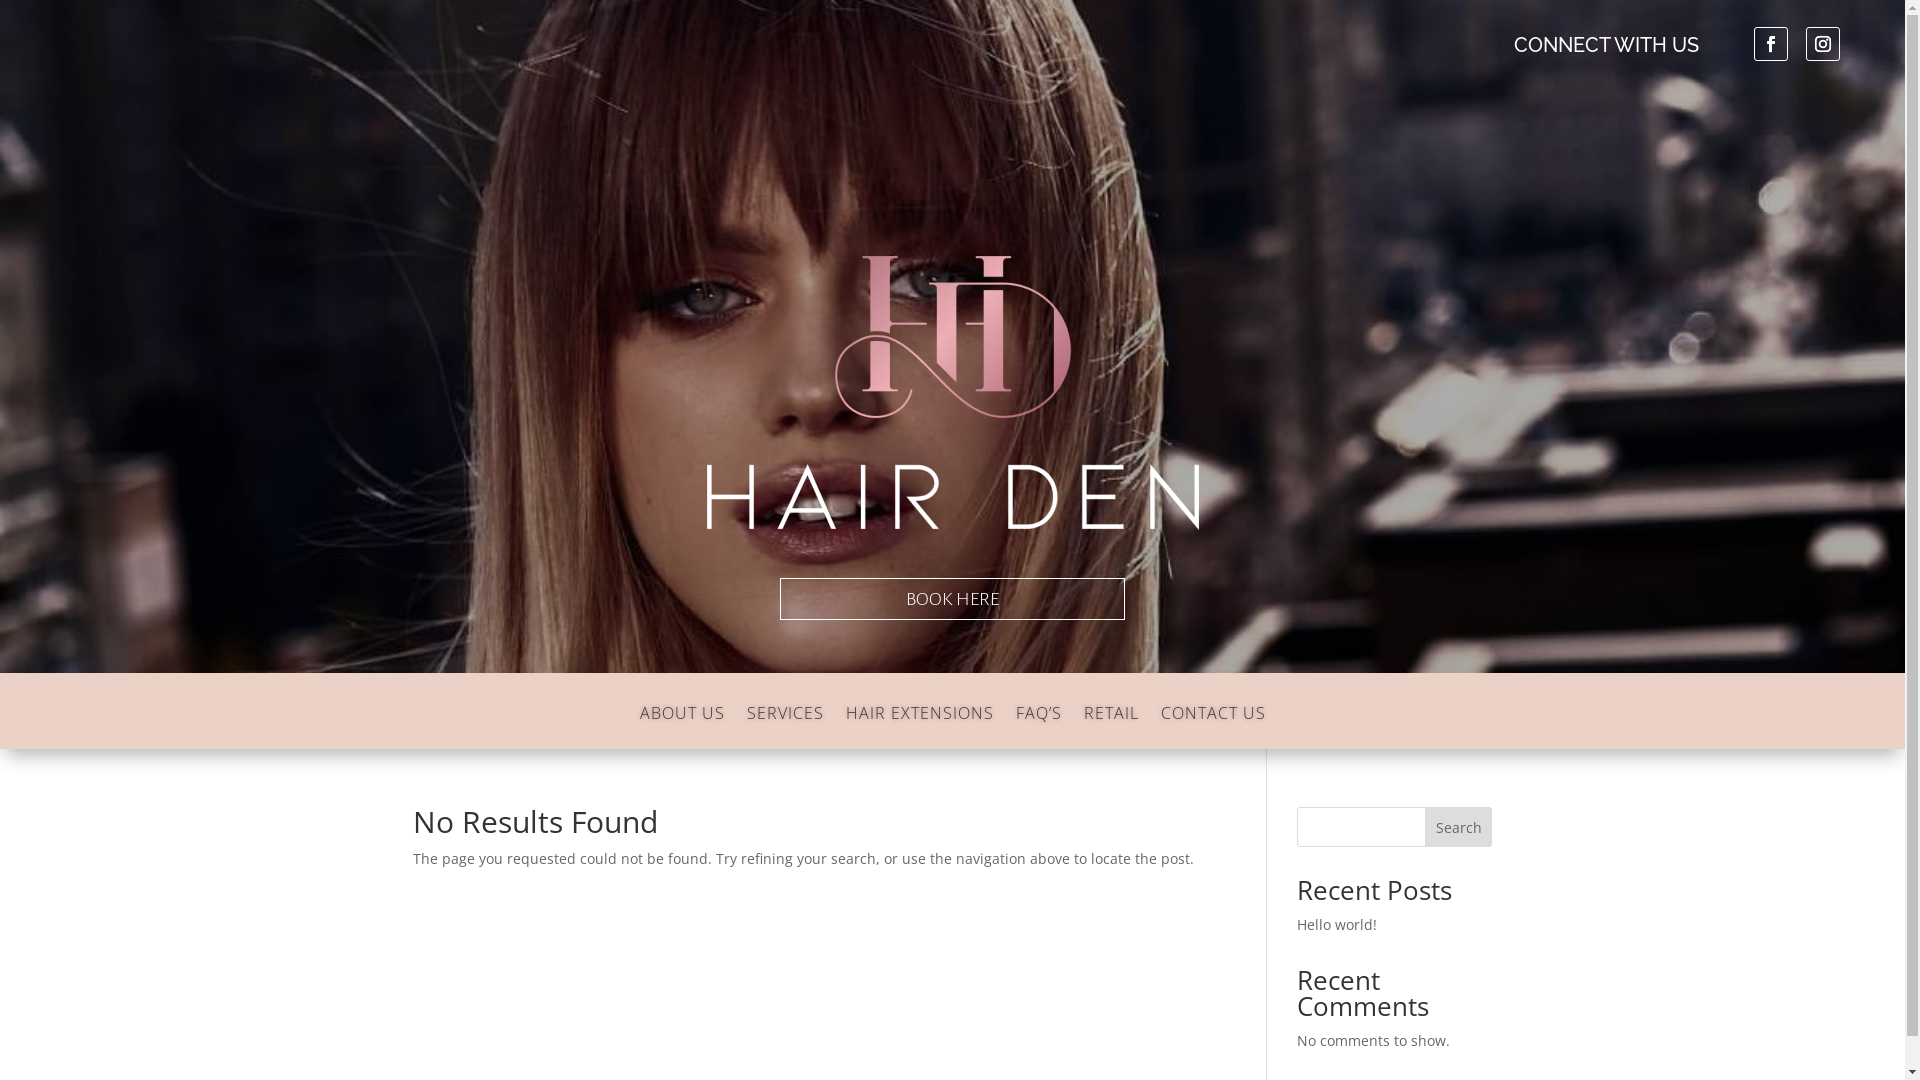 This screenshot has width=1920, height=1080. I want to click on 'HAIR EXTENSIONS', so click(919, 727).